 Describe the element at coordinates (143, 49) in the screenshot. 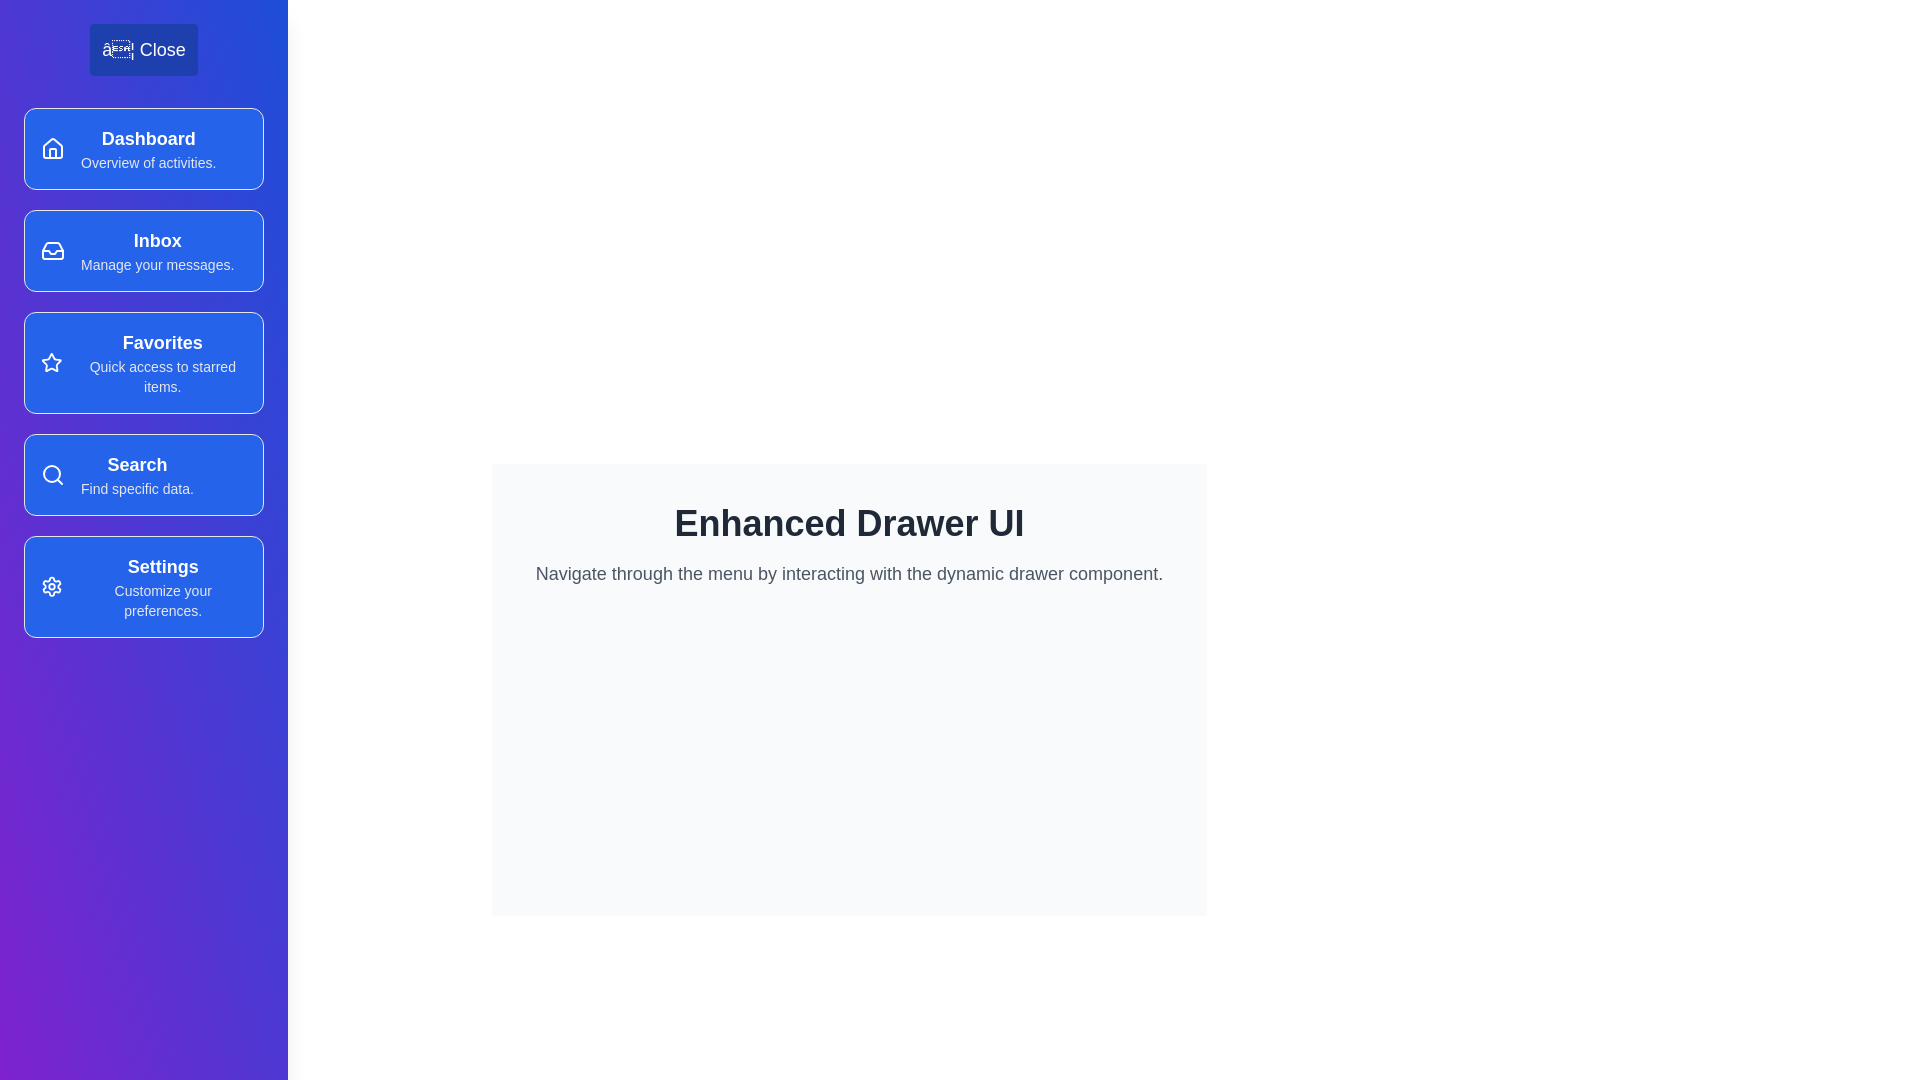

I see `the 'Close' button to toggle the drawer visibility` at that location.